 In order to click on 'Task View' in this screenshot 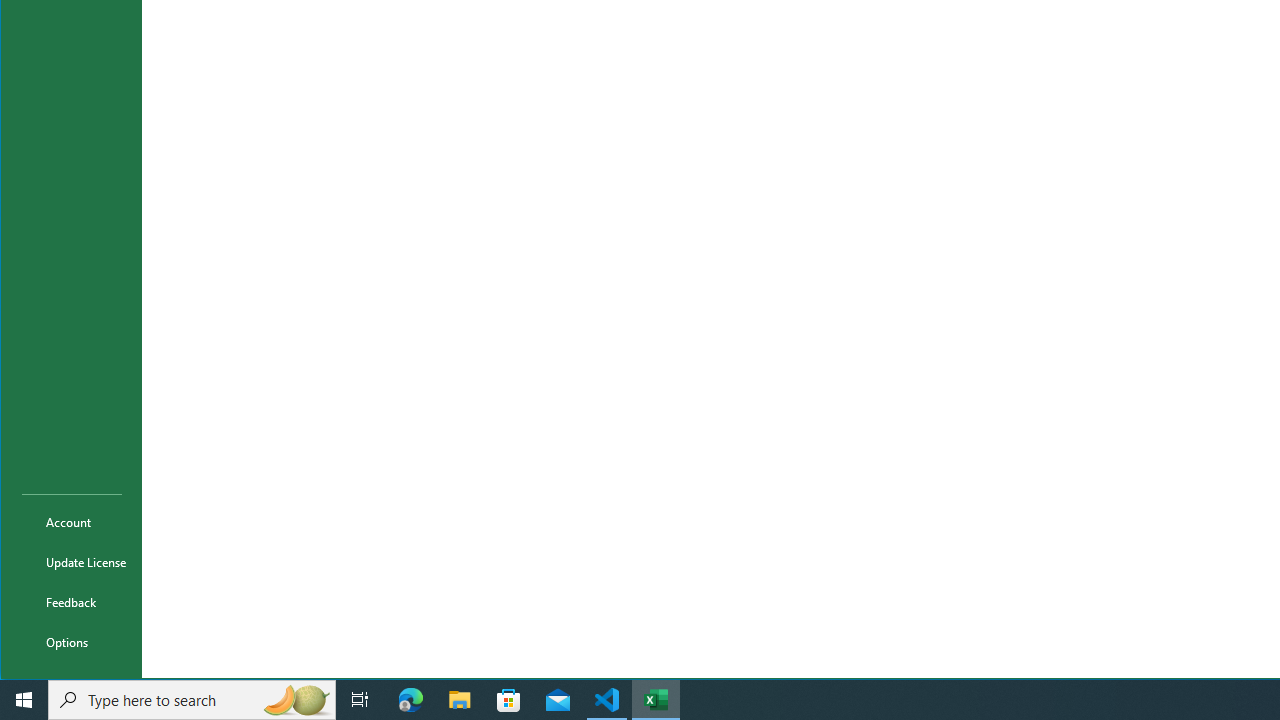, I will do `click(359, 698)`.